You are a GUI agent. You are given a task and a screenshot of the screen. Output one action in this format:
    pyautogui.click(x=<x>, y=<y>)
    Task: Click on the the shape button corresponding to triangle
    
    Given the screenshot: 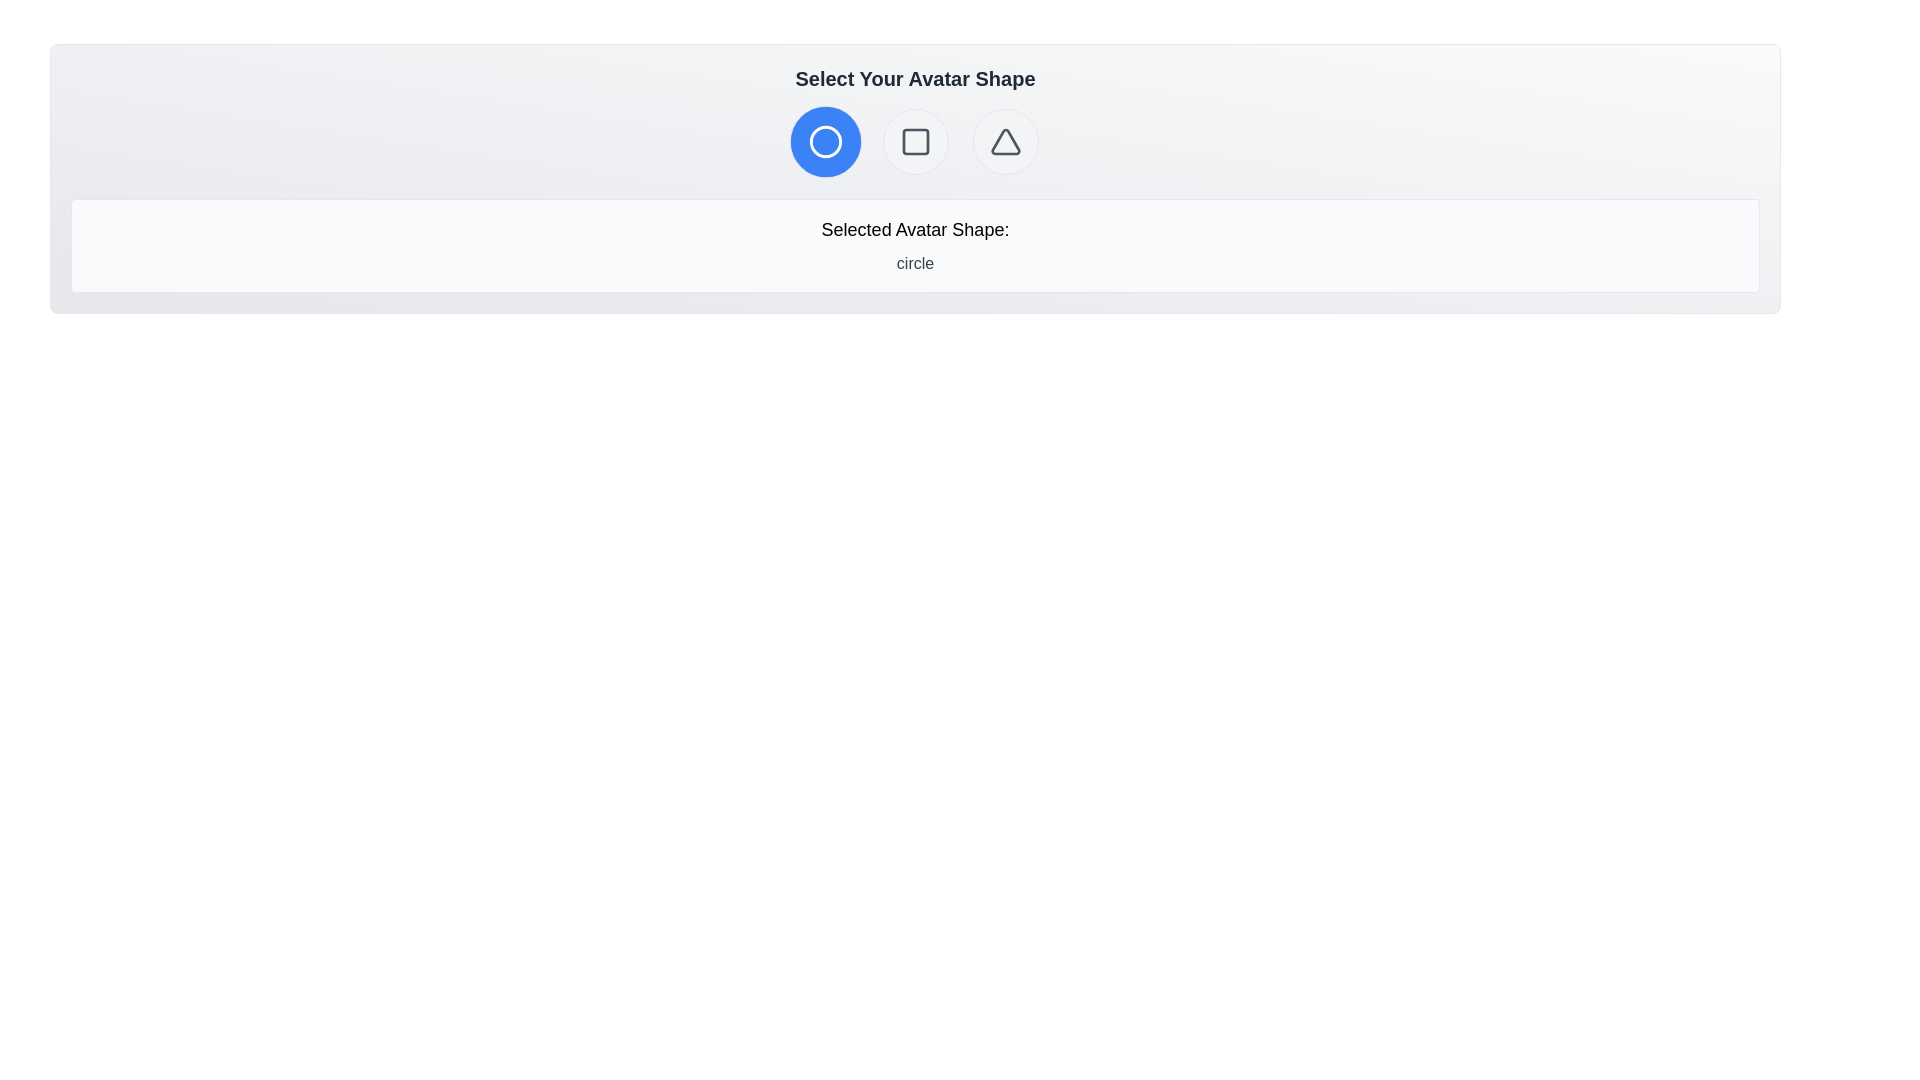 What is the action you would take?
    pyautogui.click(x=1005, y=141)
    